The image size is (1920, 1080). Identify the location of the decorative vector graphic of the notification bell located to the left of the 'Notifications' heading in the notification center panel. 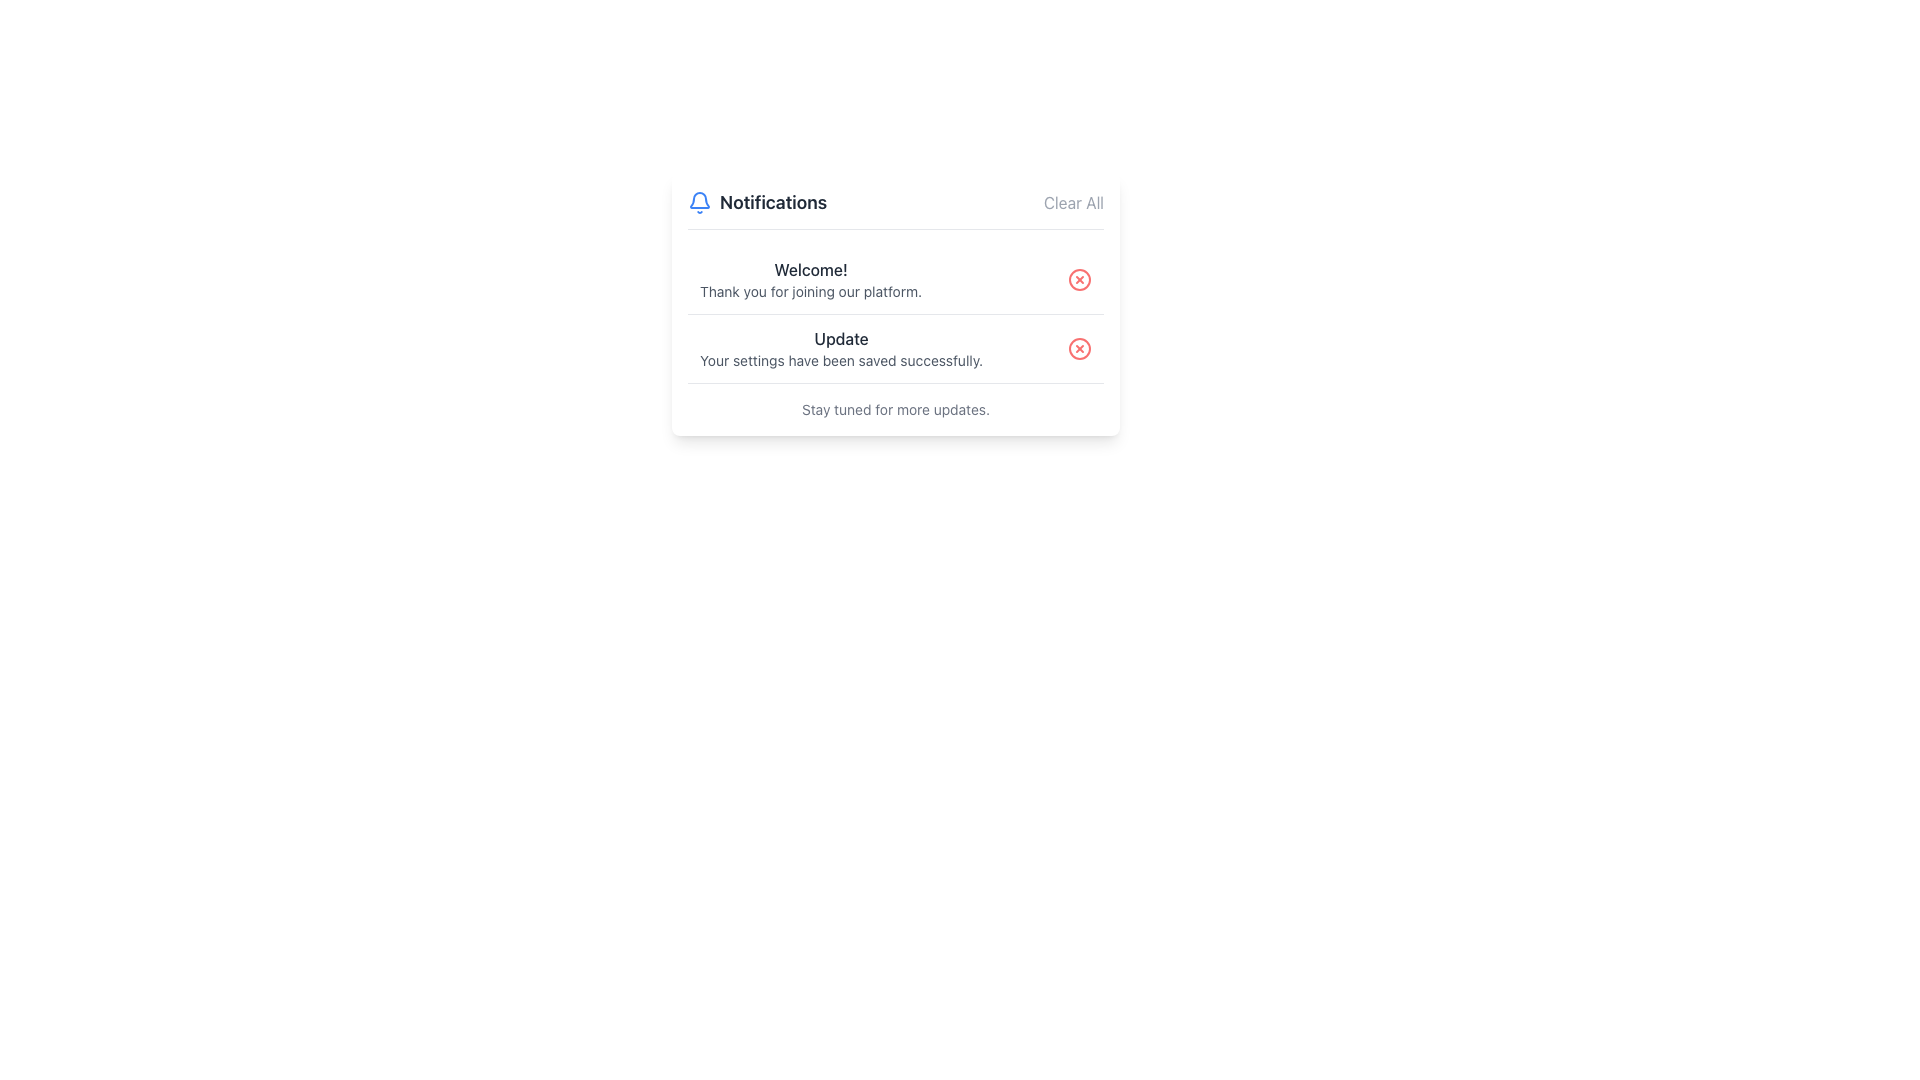
(700, 200).